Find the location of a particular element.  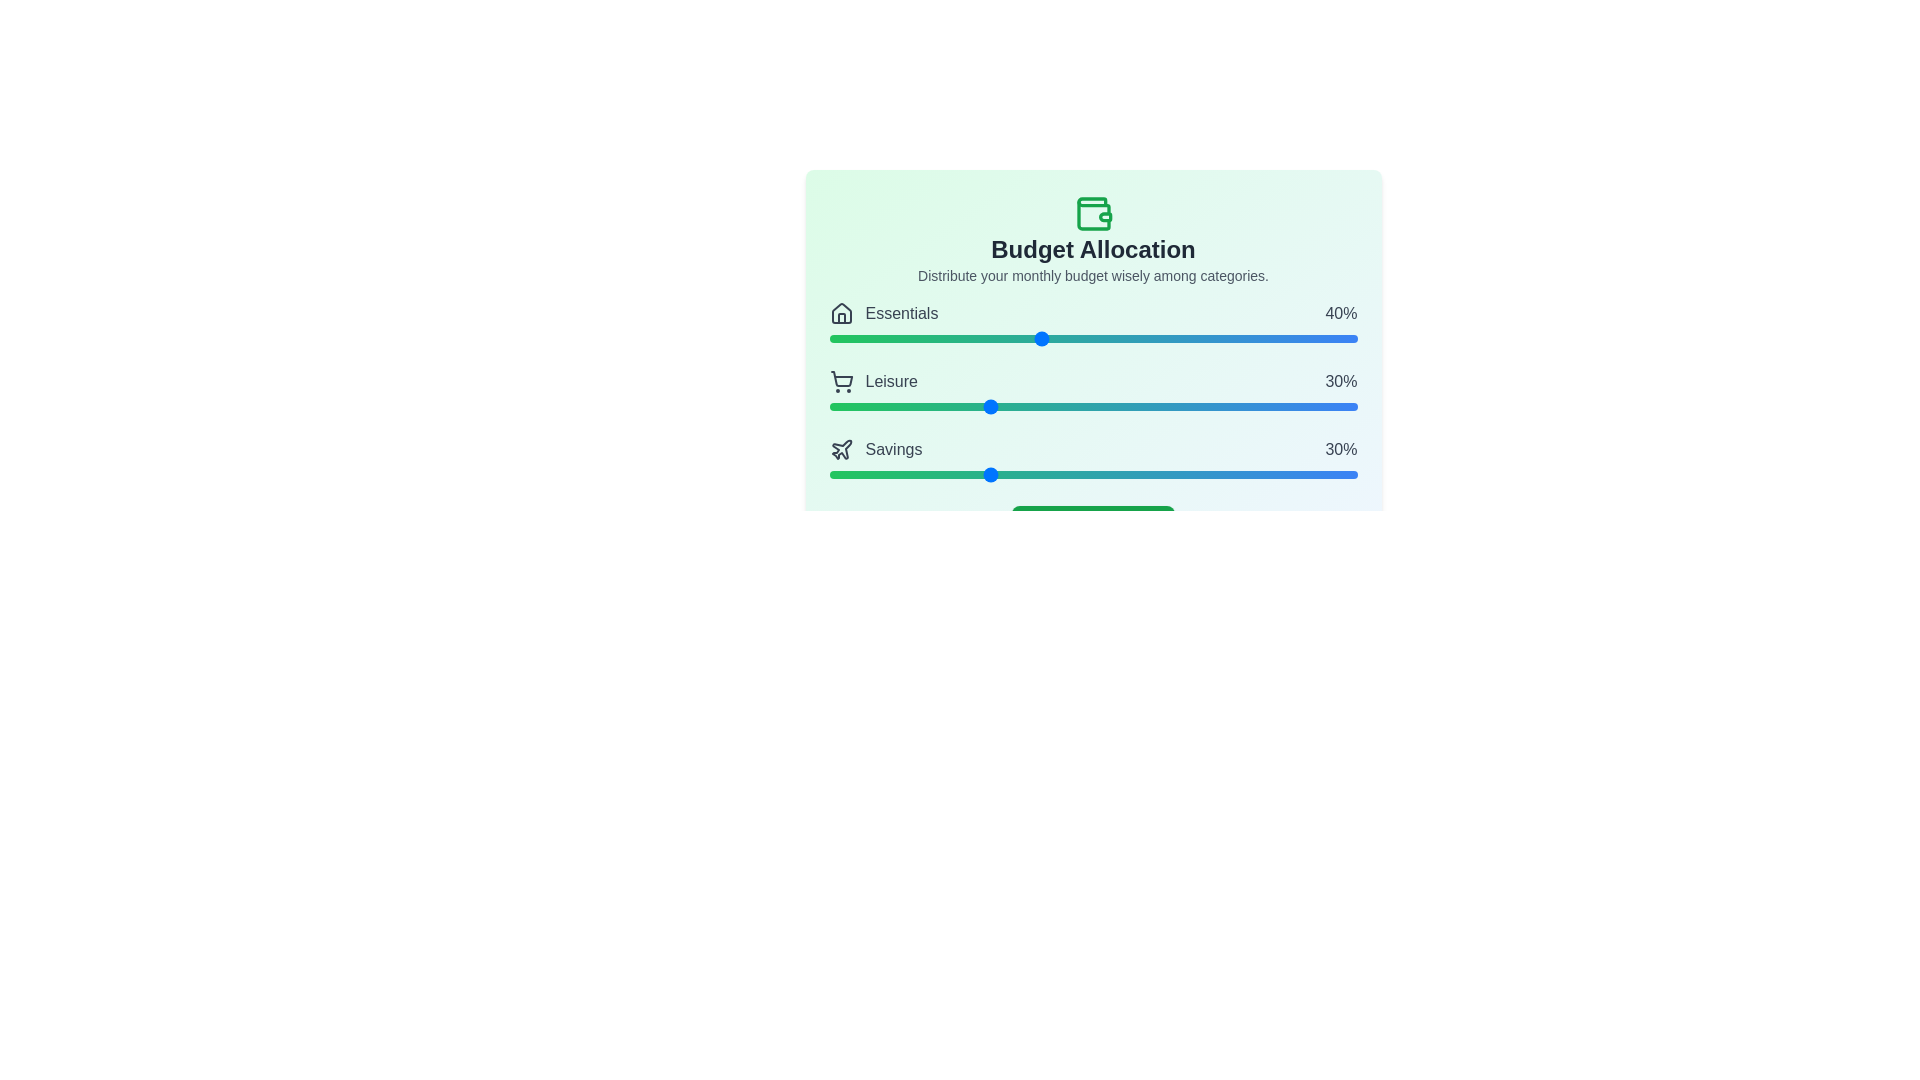

the 'Essentials' slider to 89% allocation is located at coordinates (1299, 338).